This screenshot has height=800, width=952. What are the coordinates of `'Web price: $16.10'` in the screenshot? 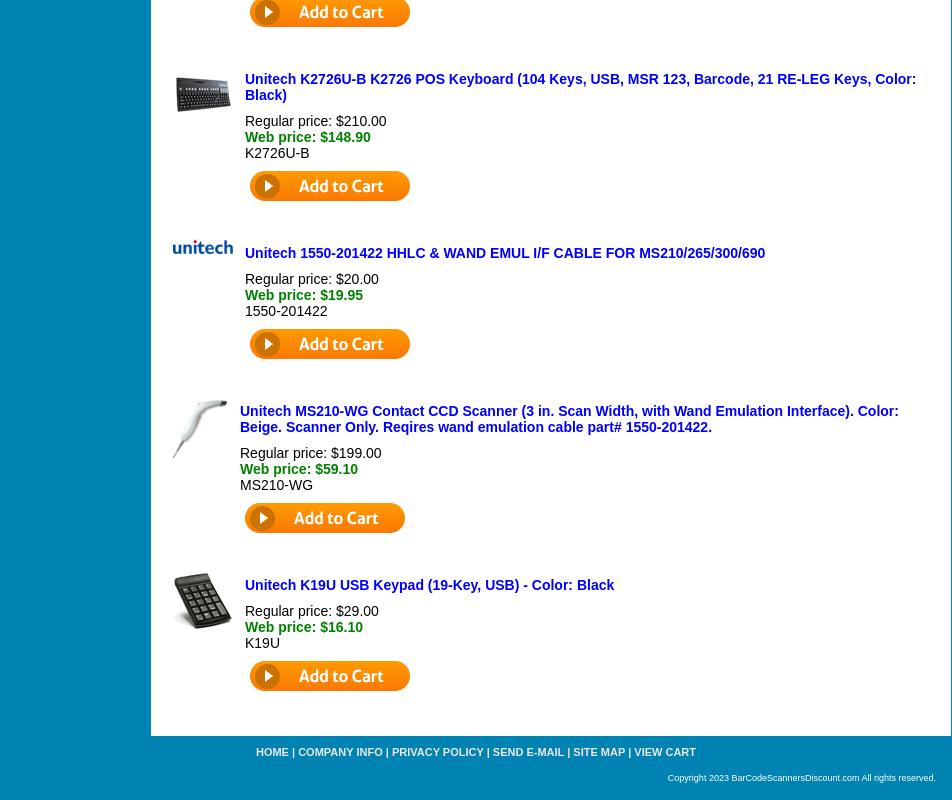 It's located at (303, 626).